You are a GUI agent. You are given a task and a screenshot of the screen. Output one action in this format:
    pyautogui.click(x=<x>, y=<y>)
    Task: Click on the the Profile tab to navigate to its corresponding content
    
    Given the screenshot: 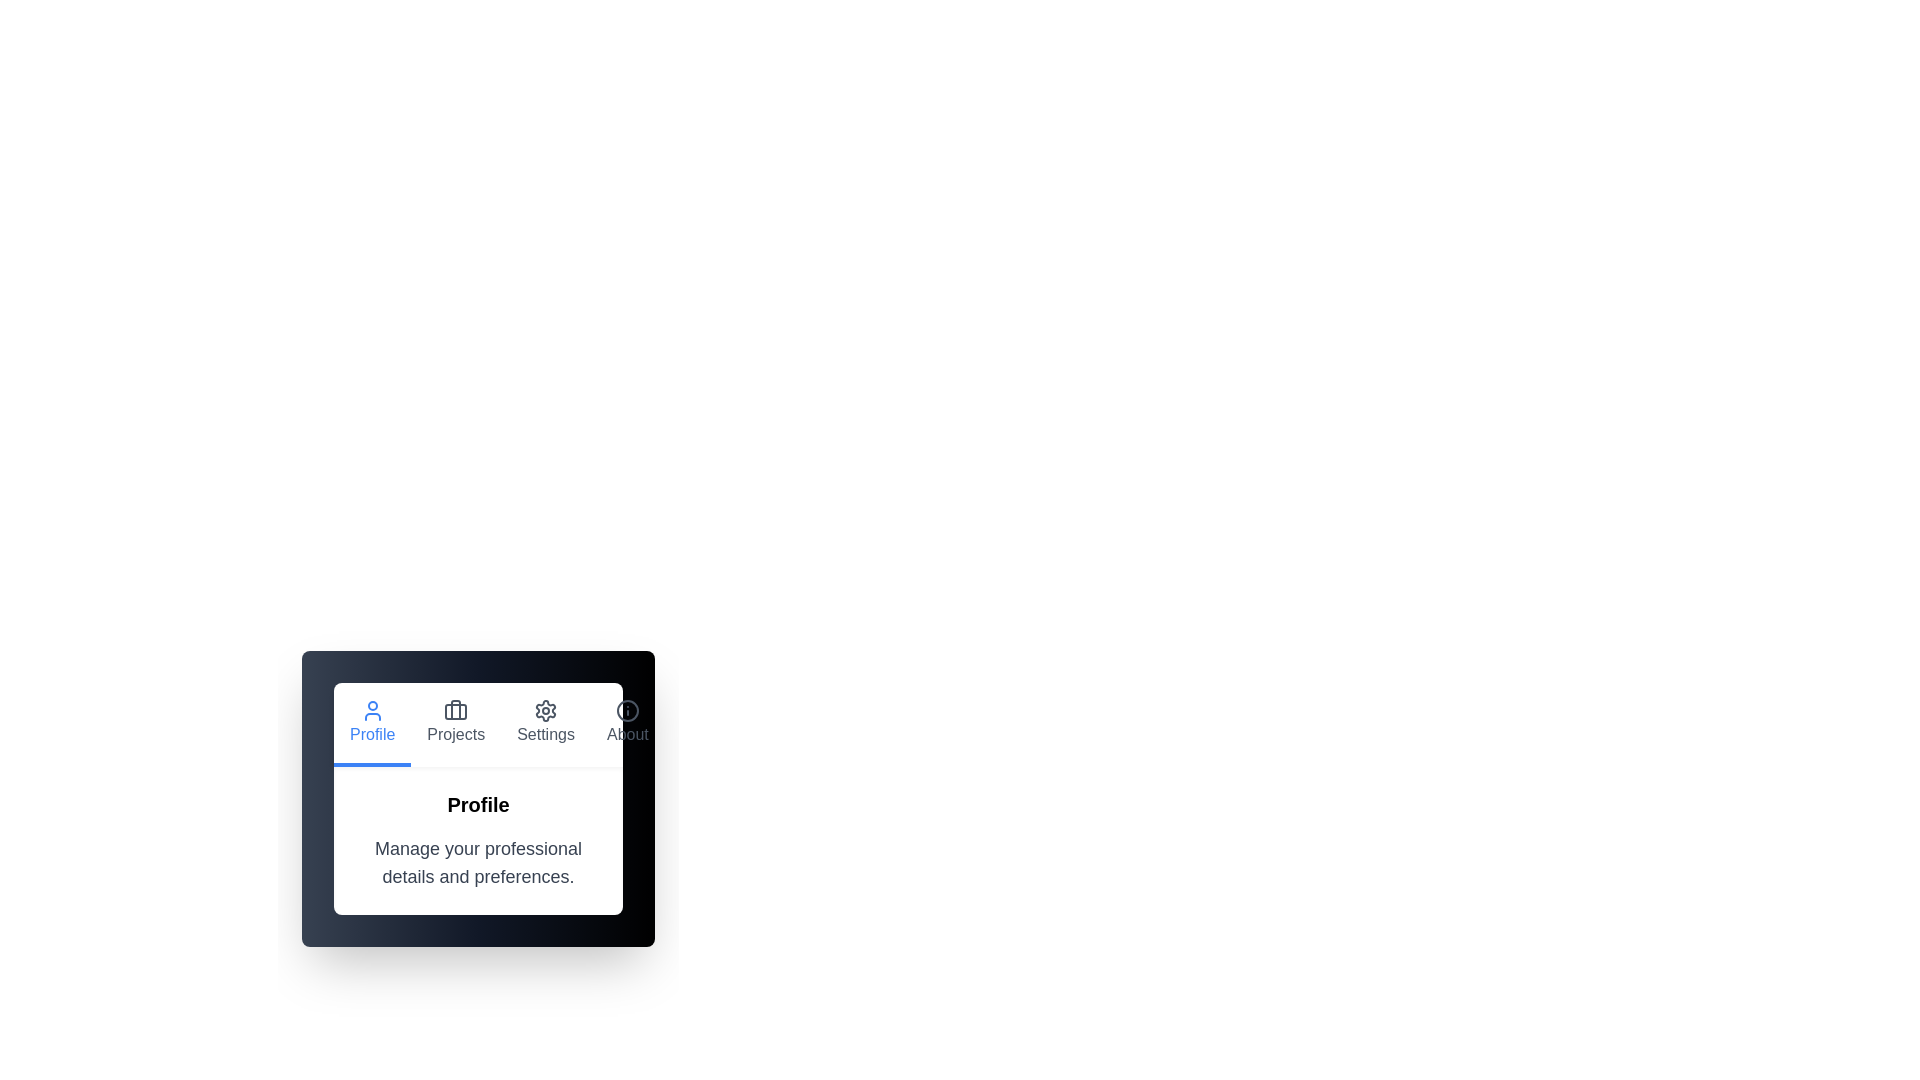 What is the action you would take?
    pyautogui.click(x=372, y=725)
    